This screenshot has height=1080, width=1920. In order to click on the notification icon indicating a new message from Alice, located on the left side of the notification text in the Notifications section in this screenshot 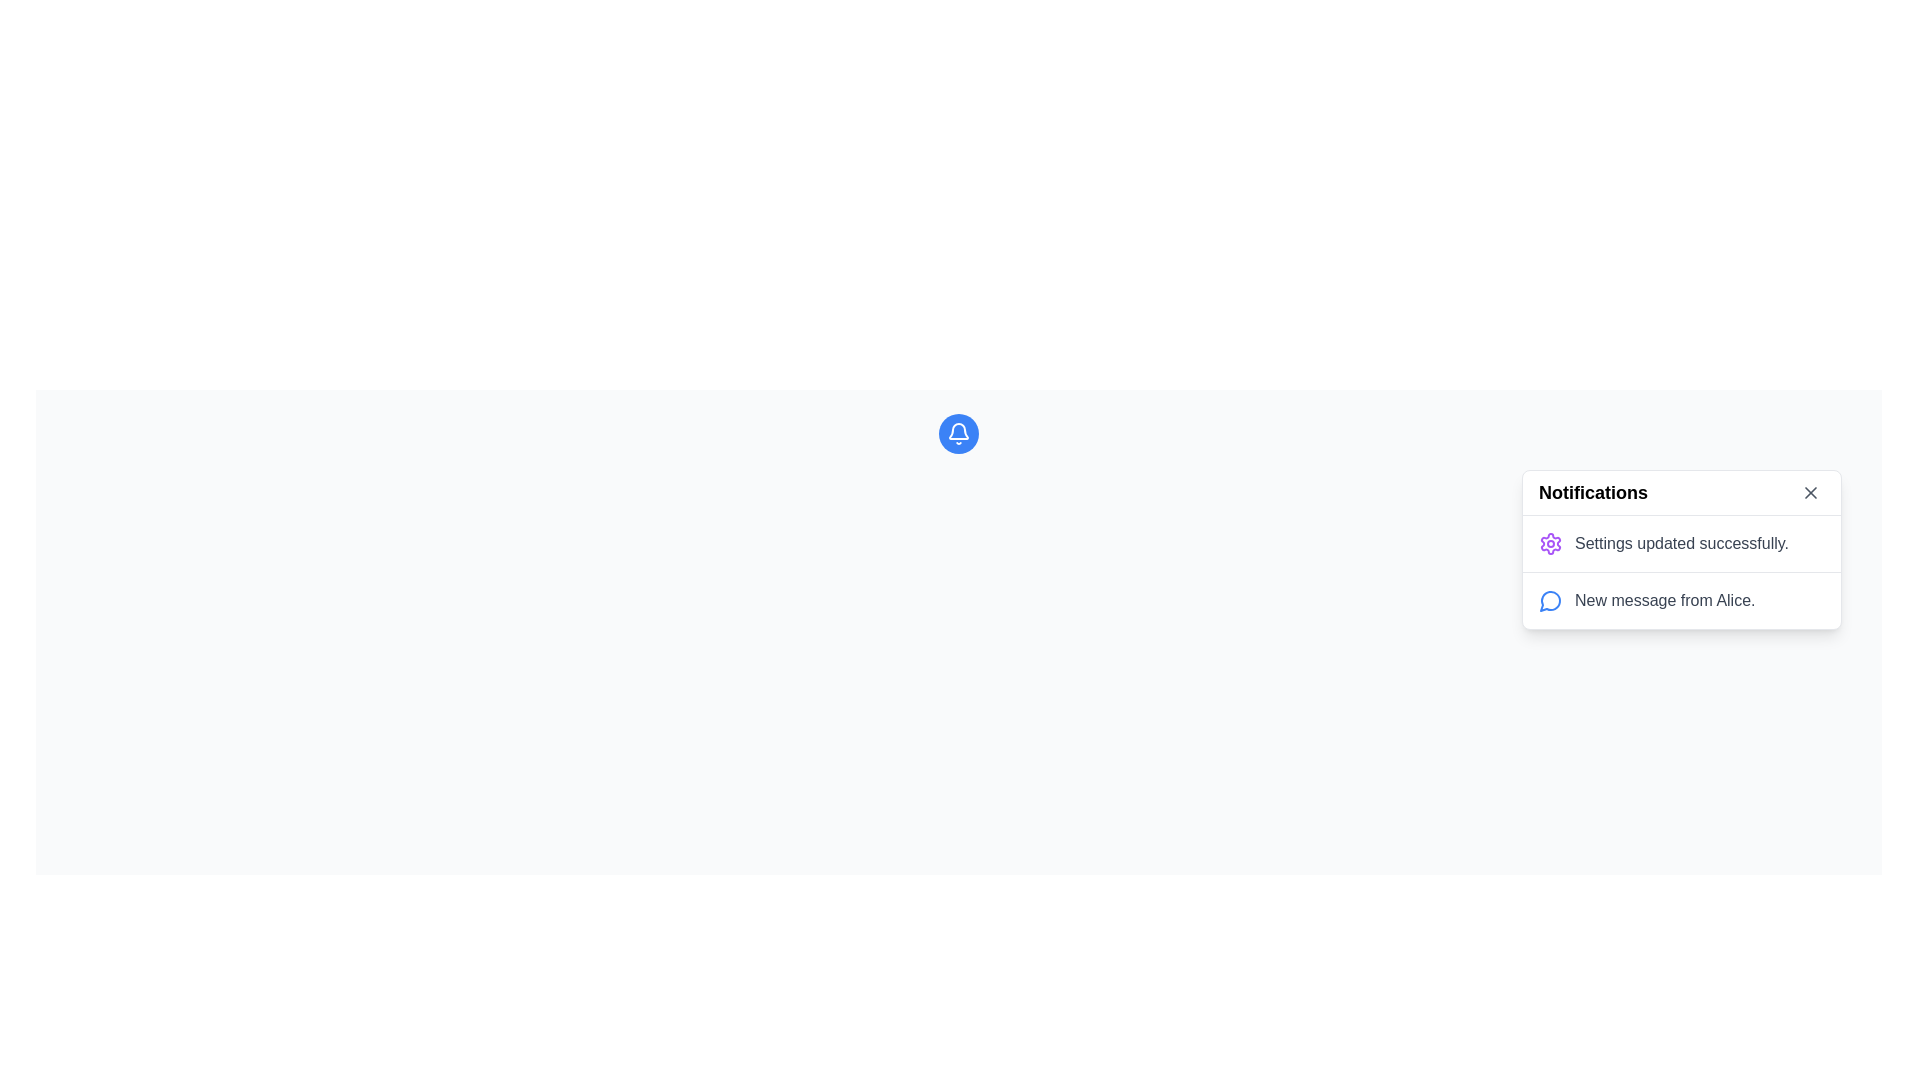, I will do `click(1549, 600)`.